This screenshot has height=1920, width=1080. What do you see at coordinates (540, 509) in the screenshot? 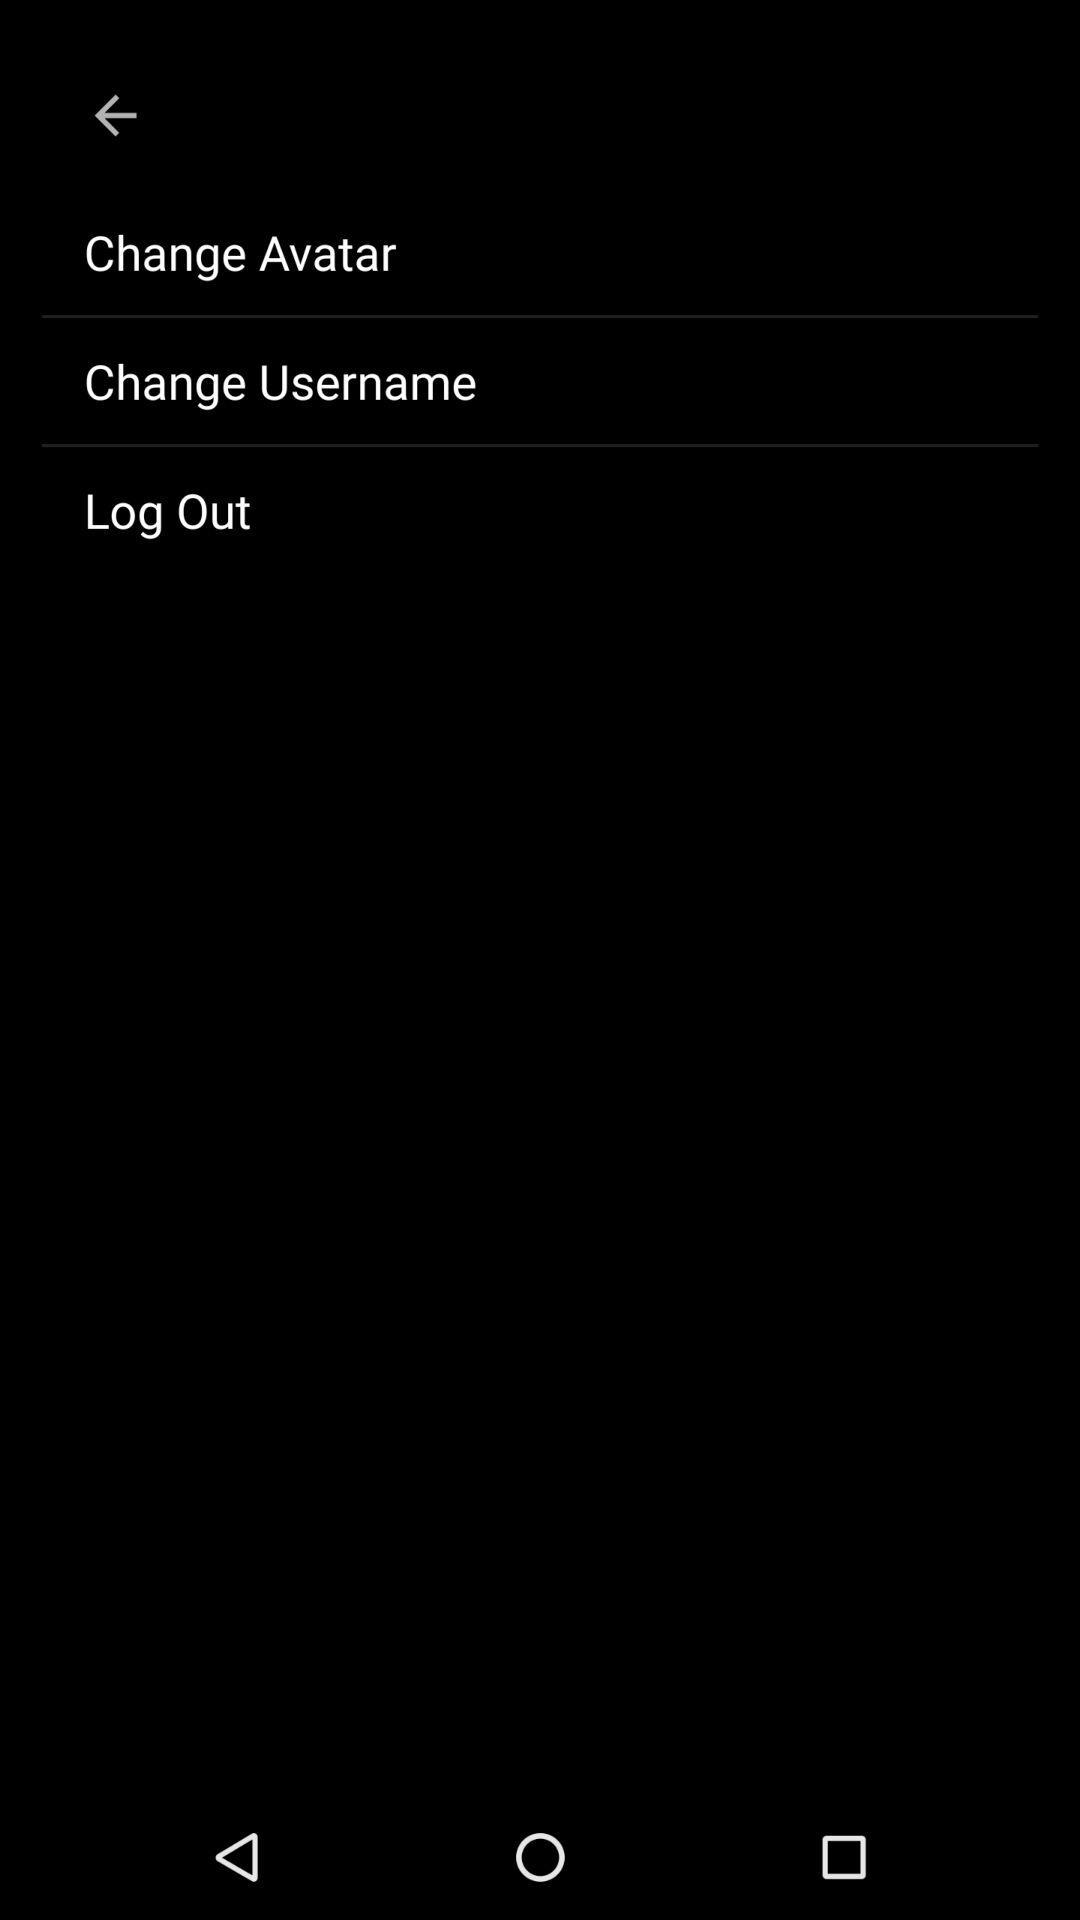
I see `log out` at bounding box center [540, 509].